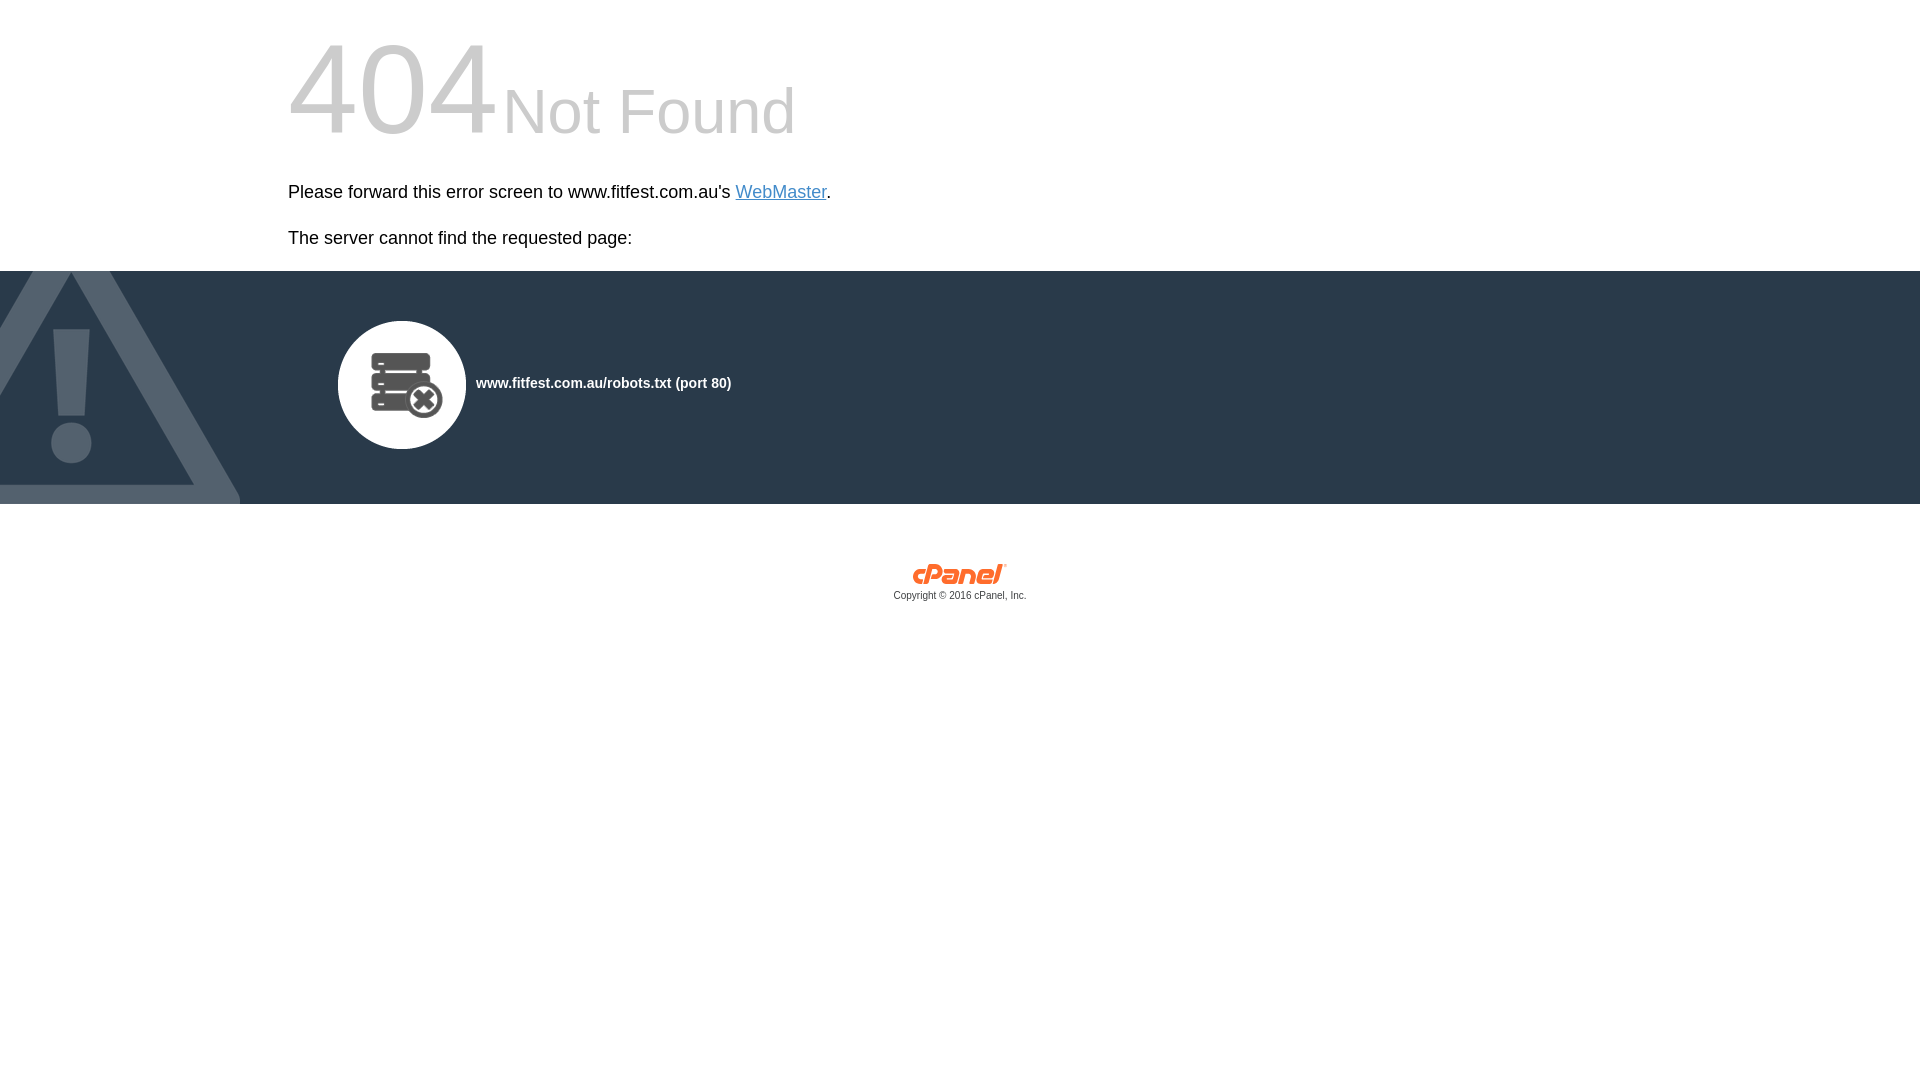 The height and width of the screenshot is (1080, 1920). Describe the element at coordinates (734, 192) in the screenshot. I see `'WebMaster'` at that location.